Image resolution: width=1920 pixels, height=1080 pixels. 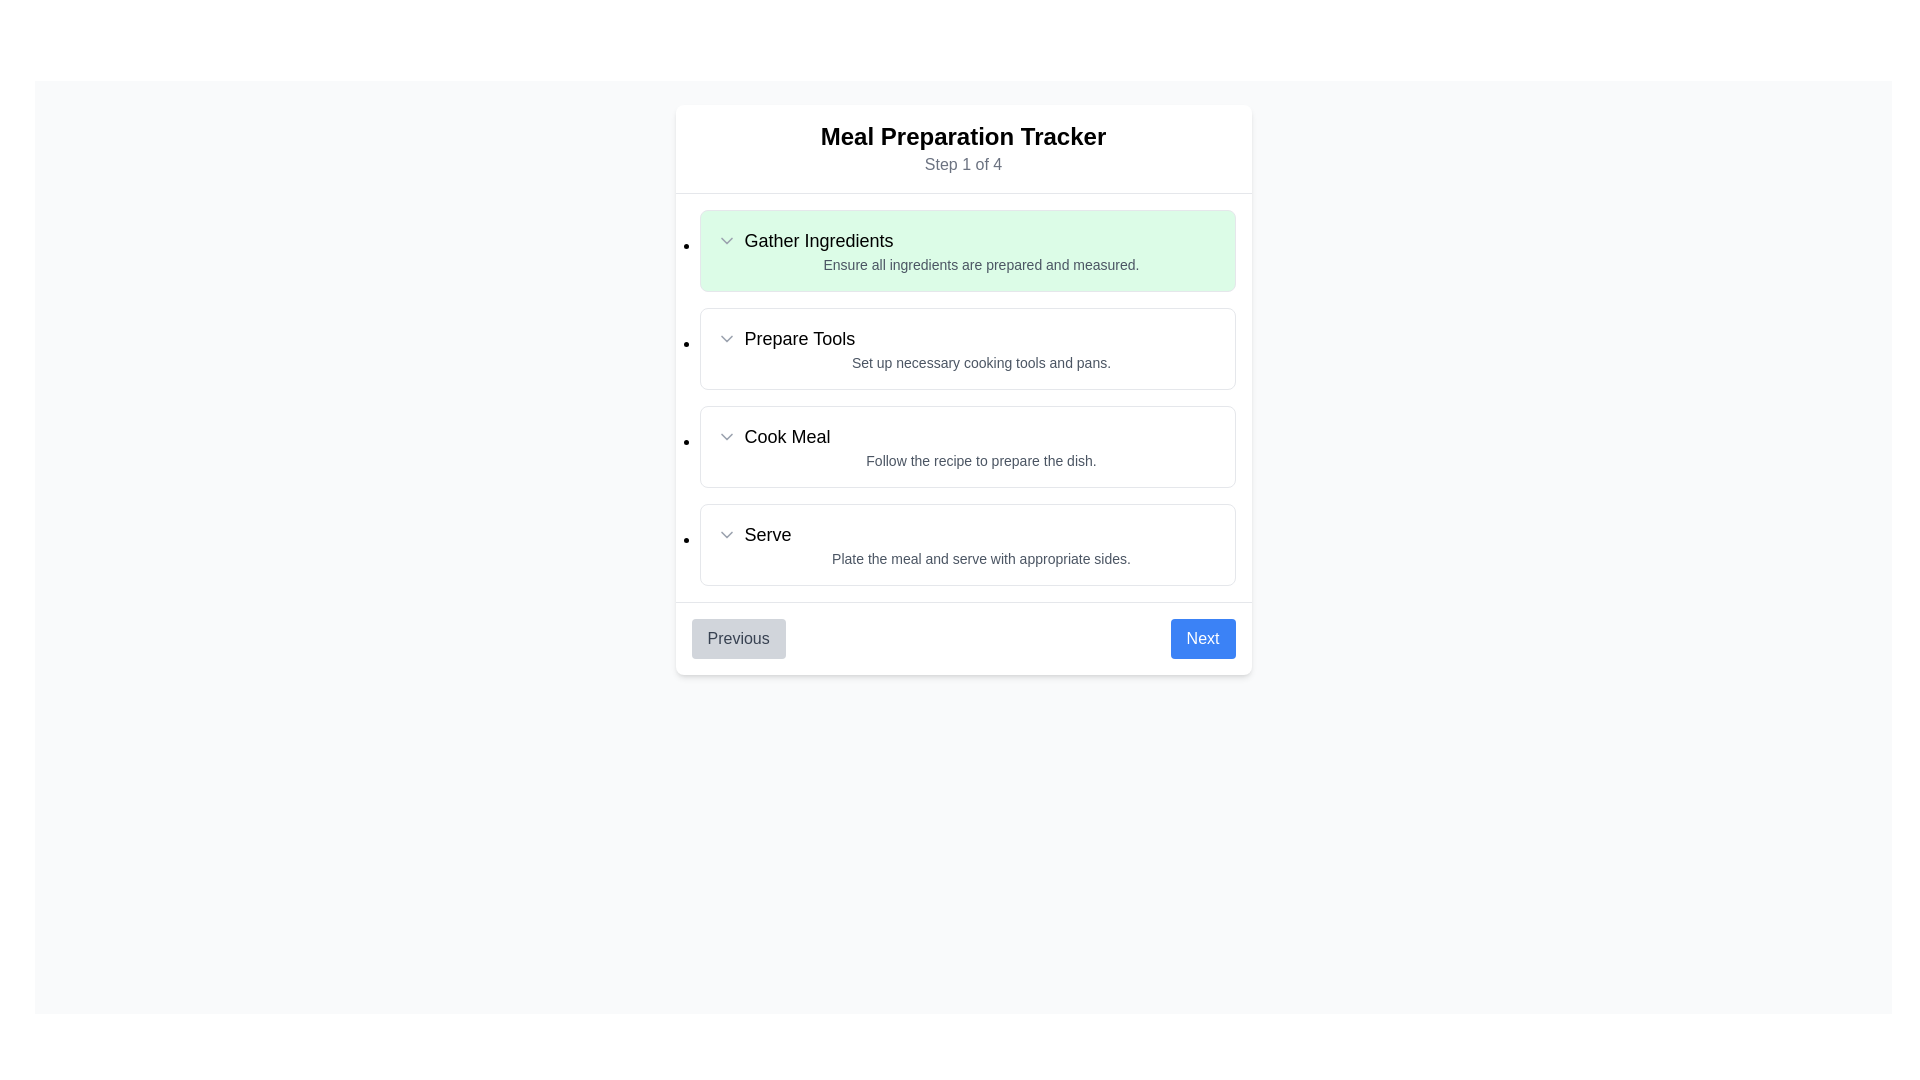 What do you see at coordinates (725, 435) in the screenshot?
I see `the downward-pointing chevron icon located to the left of the 'Cook Meal' text` at bounding box center [725, 435].